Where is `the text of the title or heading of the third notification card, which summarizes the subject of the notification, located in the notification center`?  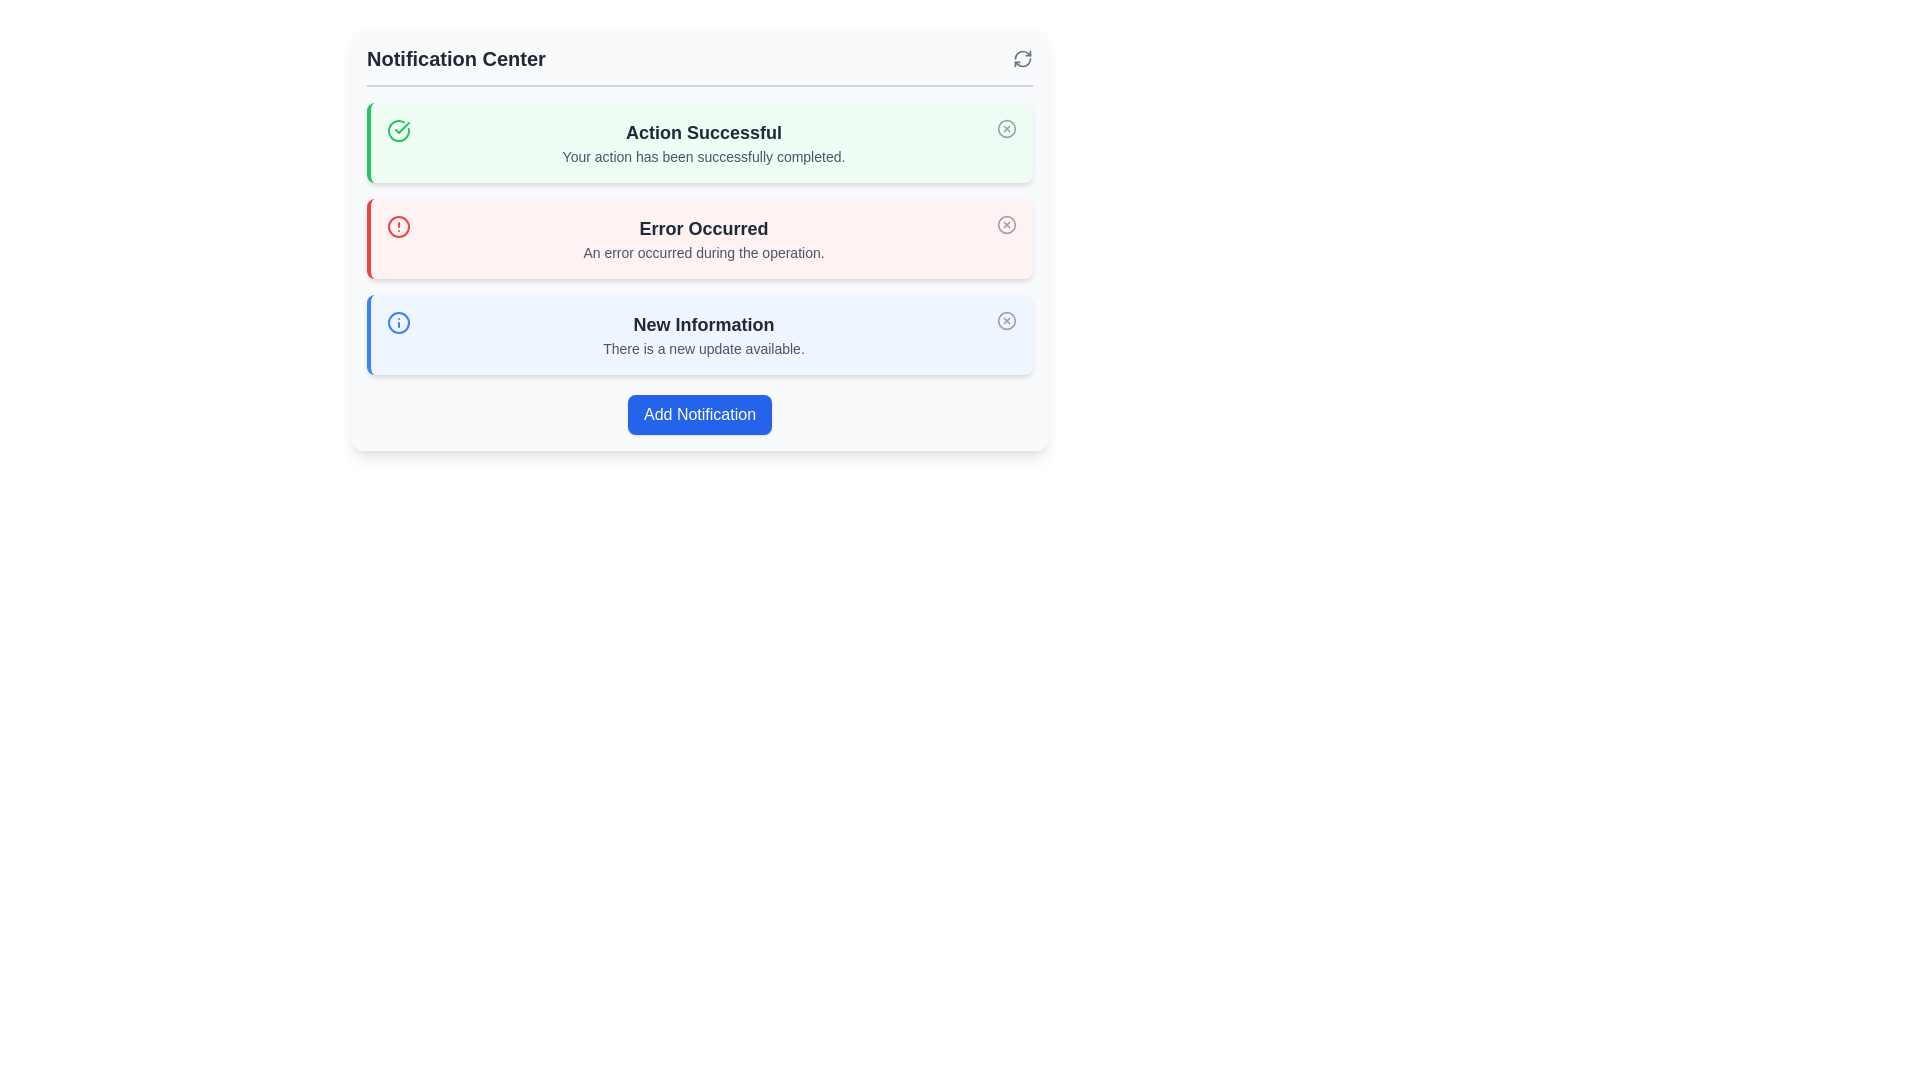
the text of the title or heading of the third notification card, which summarizes the subject of the notification, located in the notification center is located at coordinates (704, 323).